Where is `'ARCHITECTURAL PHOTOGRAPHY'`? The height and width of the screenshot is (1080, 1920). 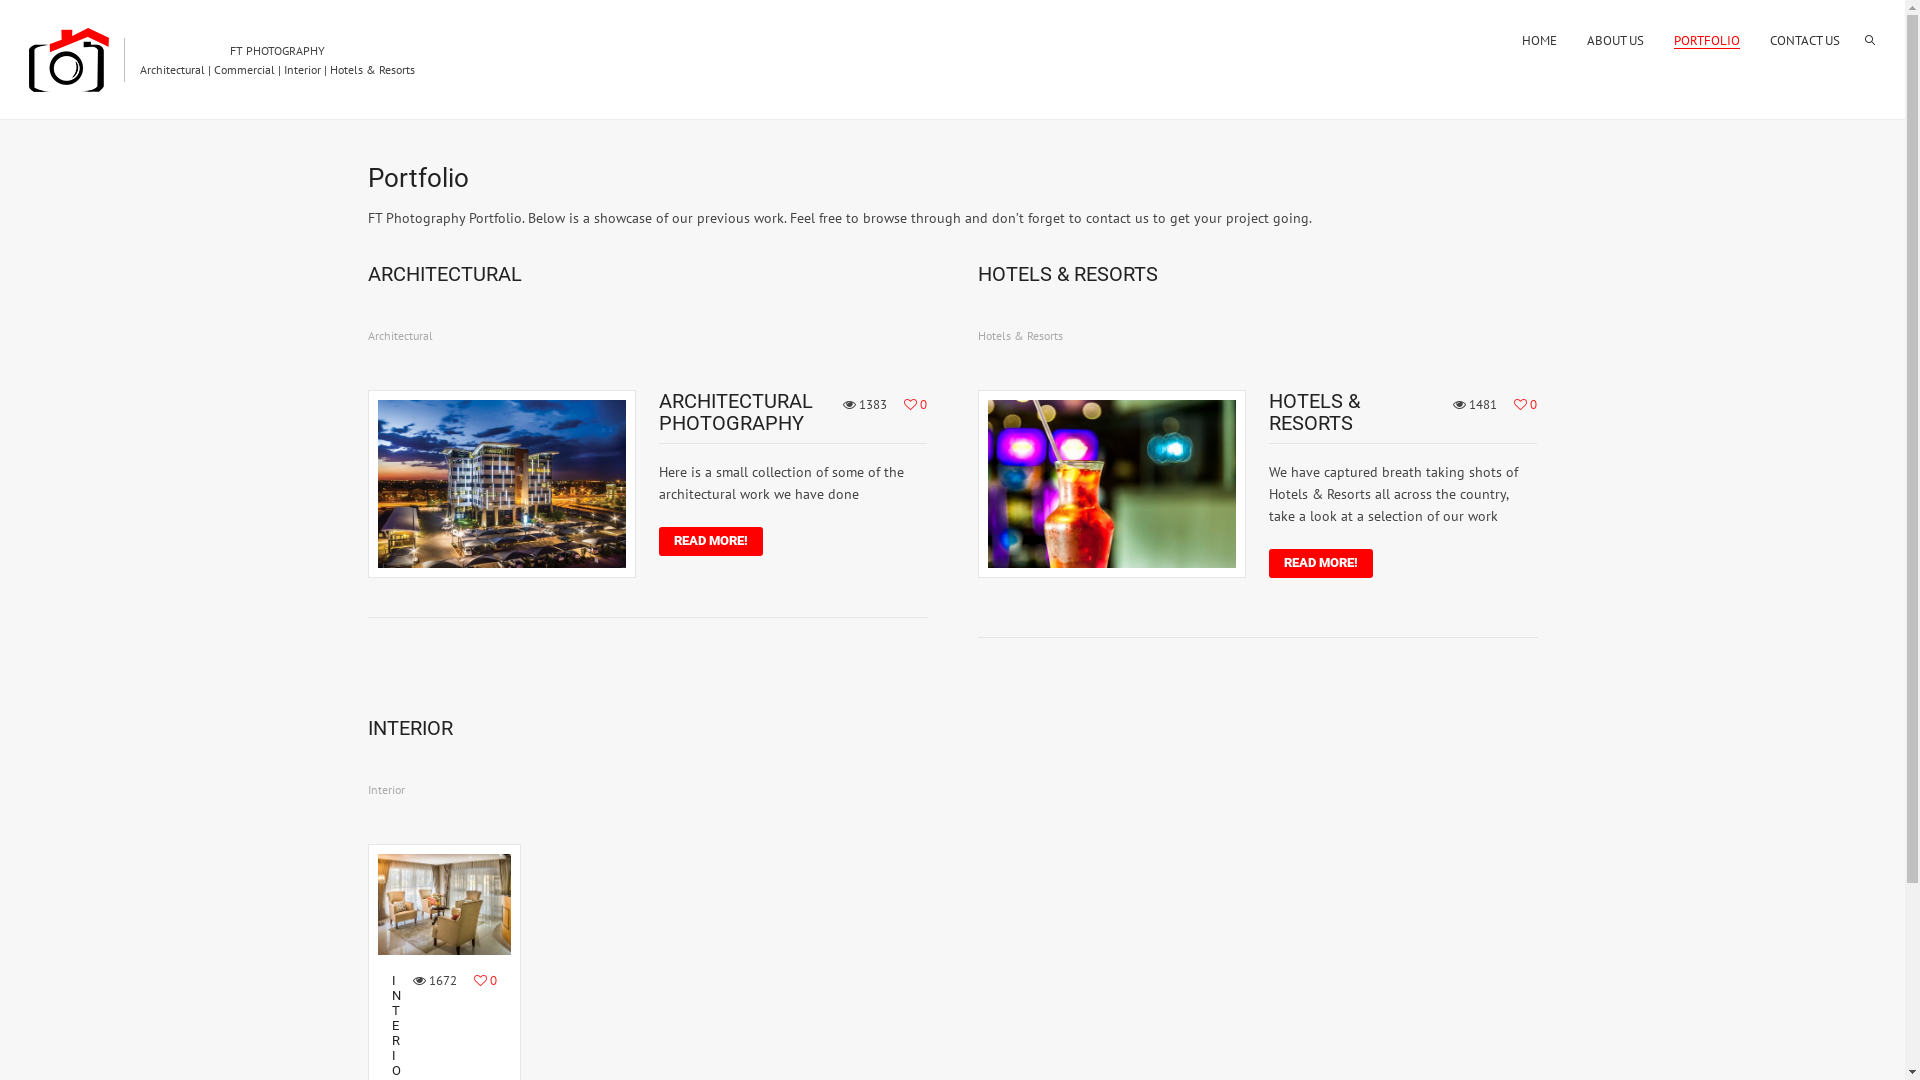 'ARCHITECTURAL PHOTOGRAPHY' is located at coordinates (734, 411).